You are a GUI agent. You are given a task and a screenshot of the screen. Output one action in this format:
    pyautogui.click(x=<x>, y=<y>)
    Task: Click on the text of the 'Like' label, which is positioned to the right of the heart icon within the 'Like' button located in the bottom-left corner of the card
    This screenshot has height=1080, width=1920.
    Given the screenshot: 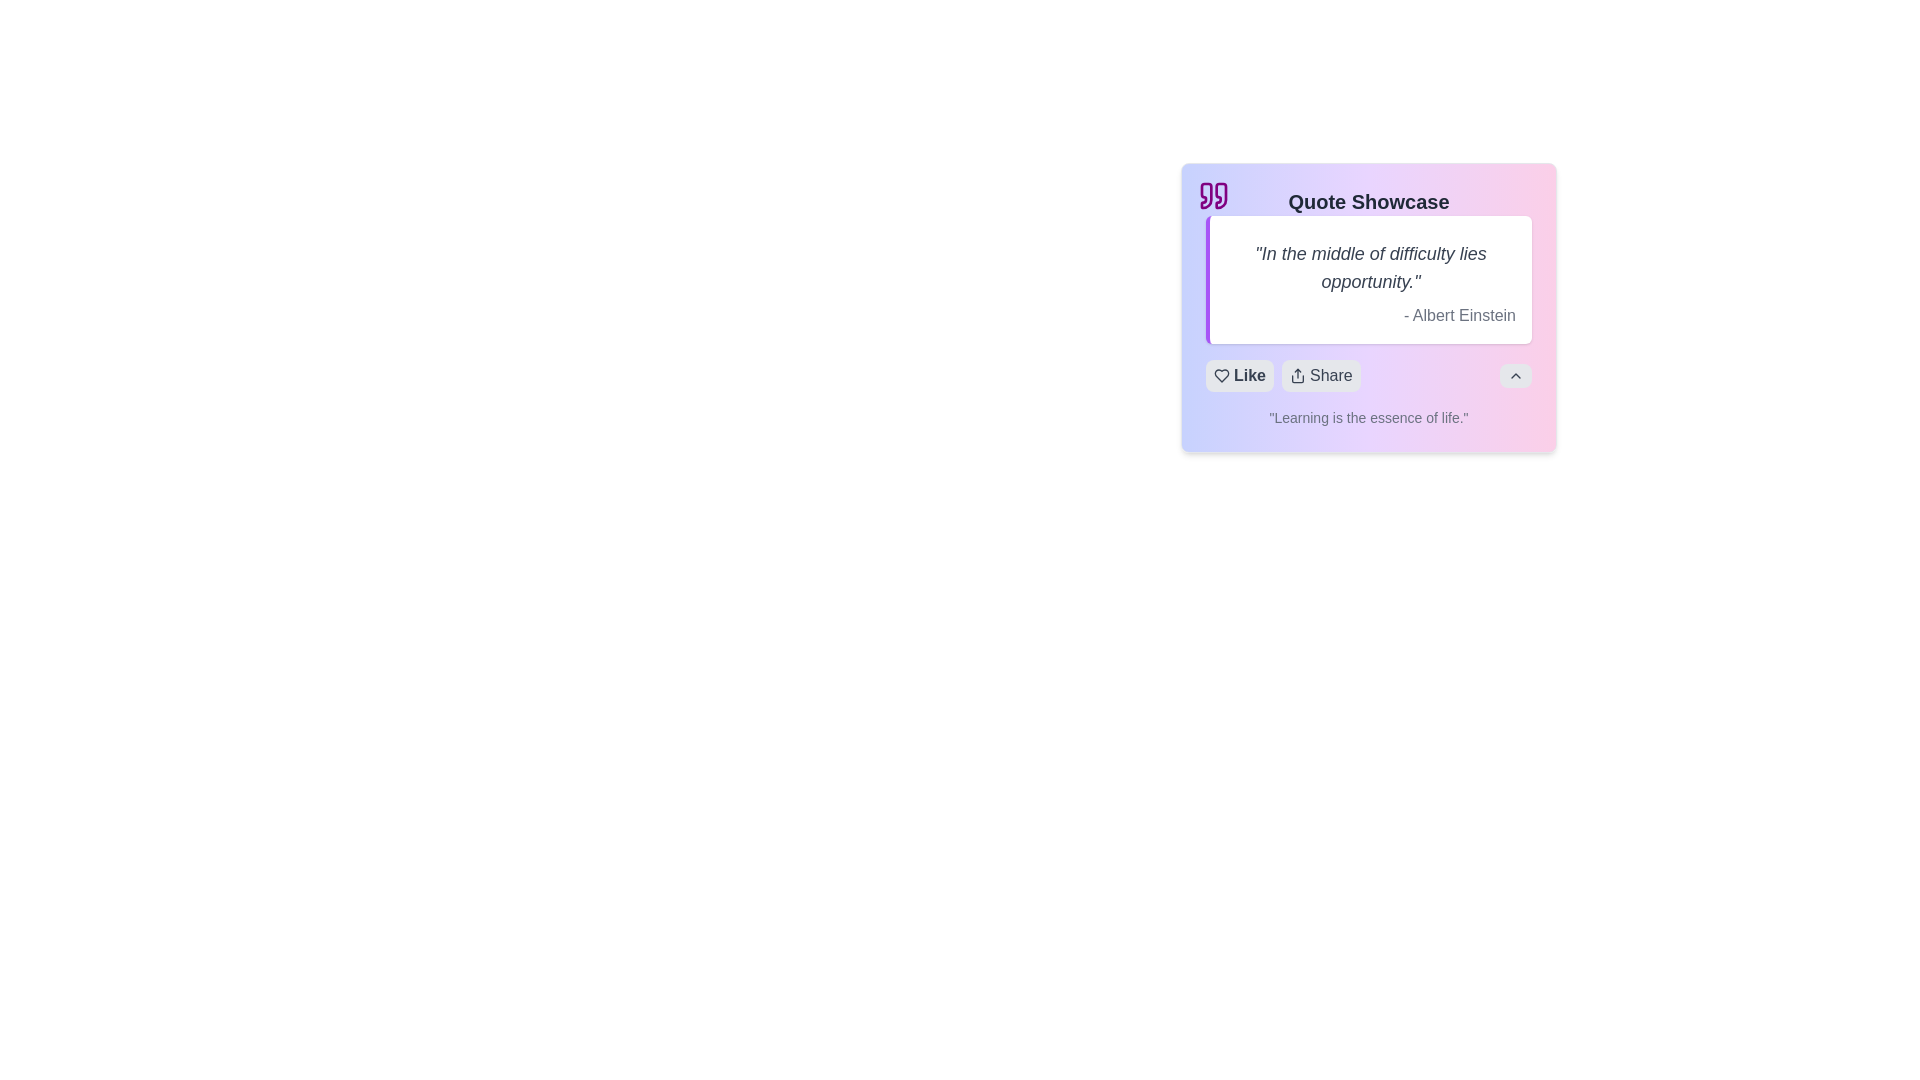 What is the action you would take?
    pyautogui.click(x=1248, y=375)
    